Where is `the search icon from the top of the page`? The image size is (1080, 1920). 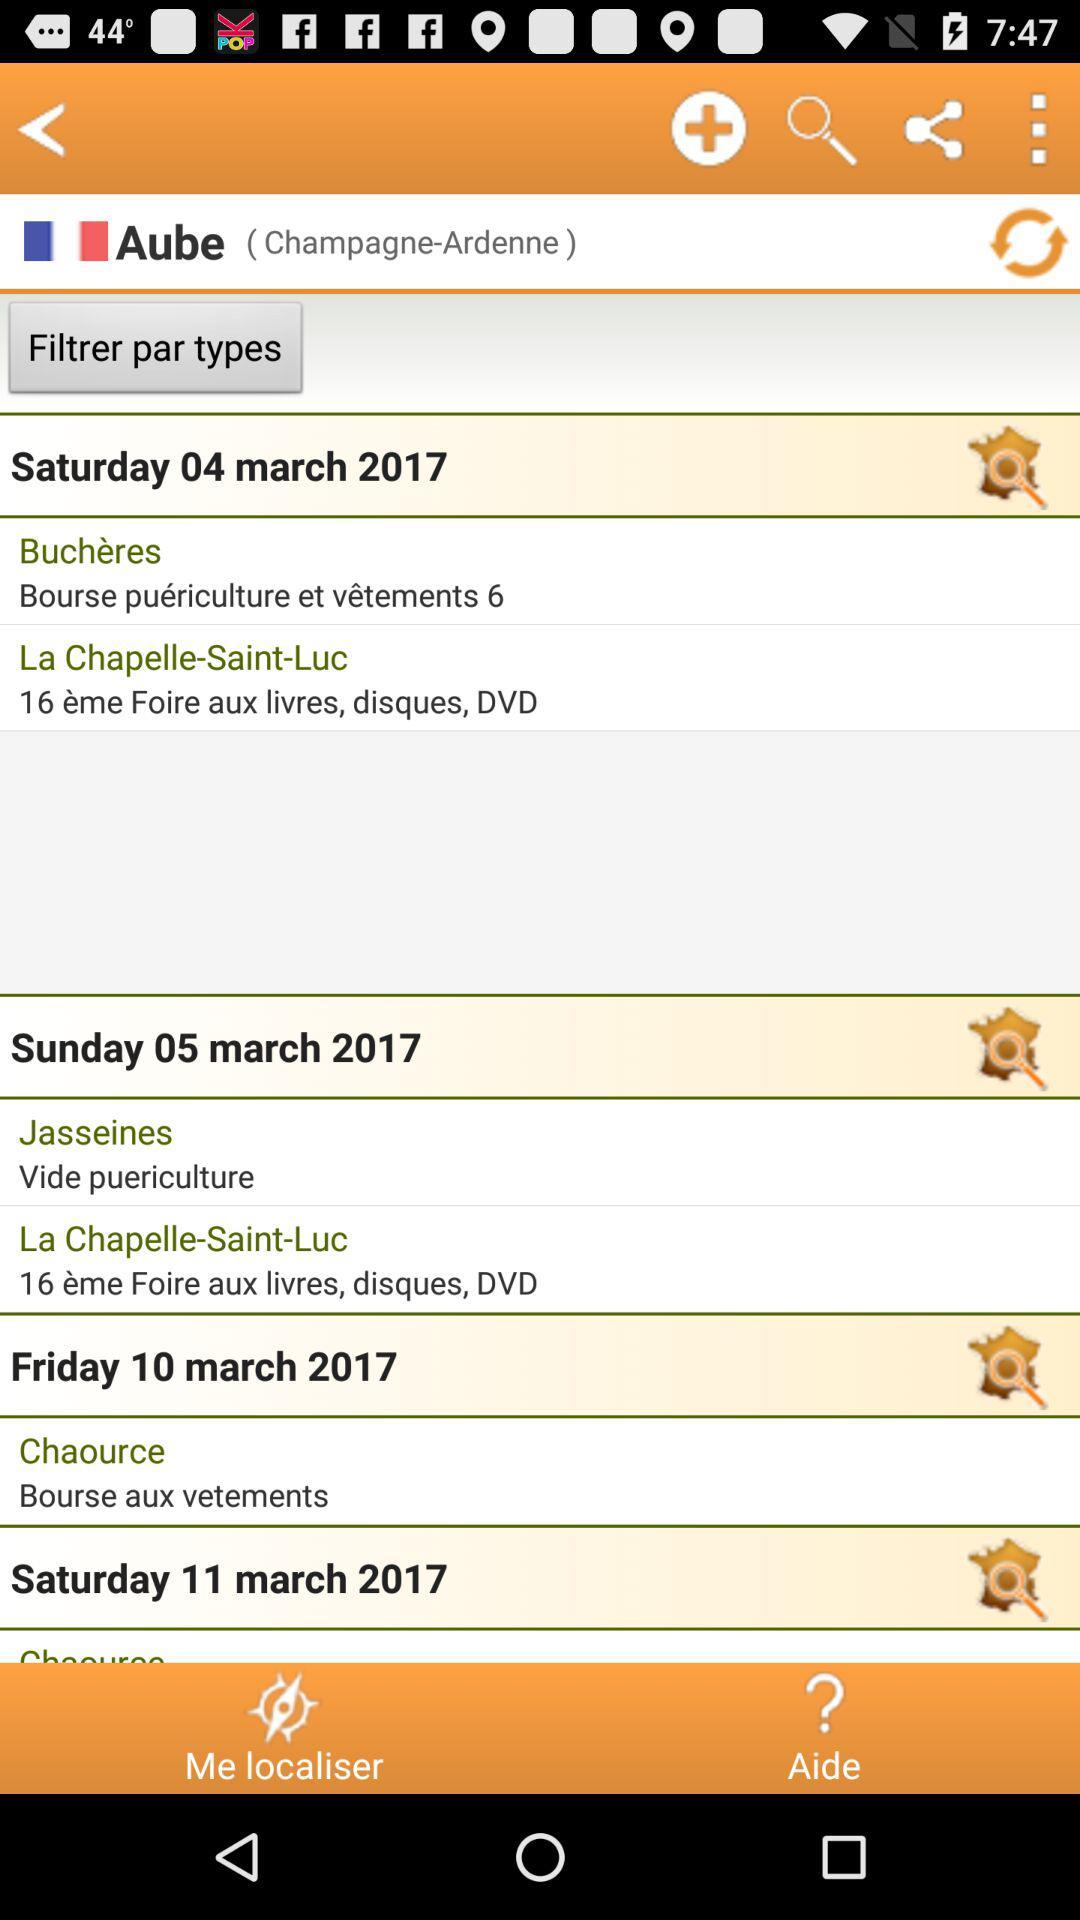
the search icon from the top of the page is located at coordinates (821, 127).